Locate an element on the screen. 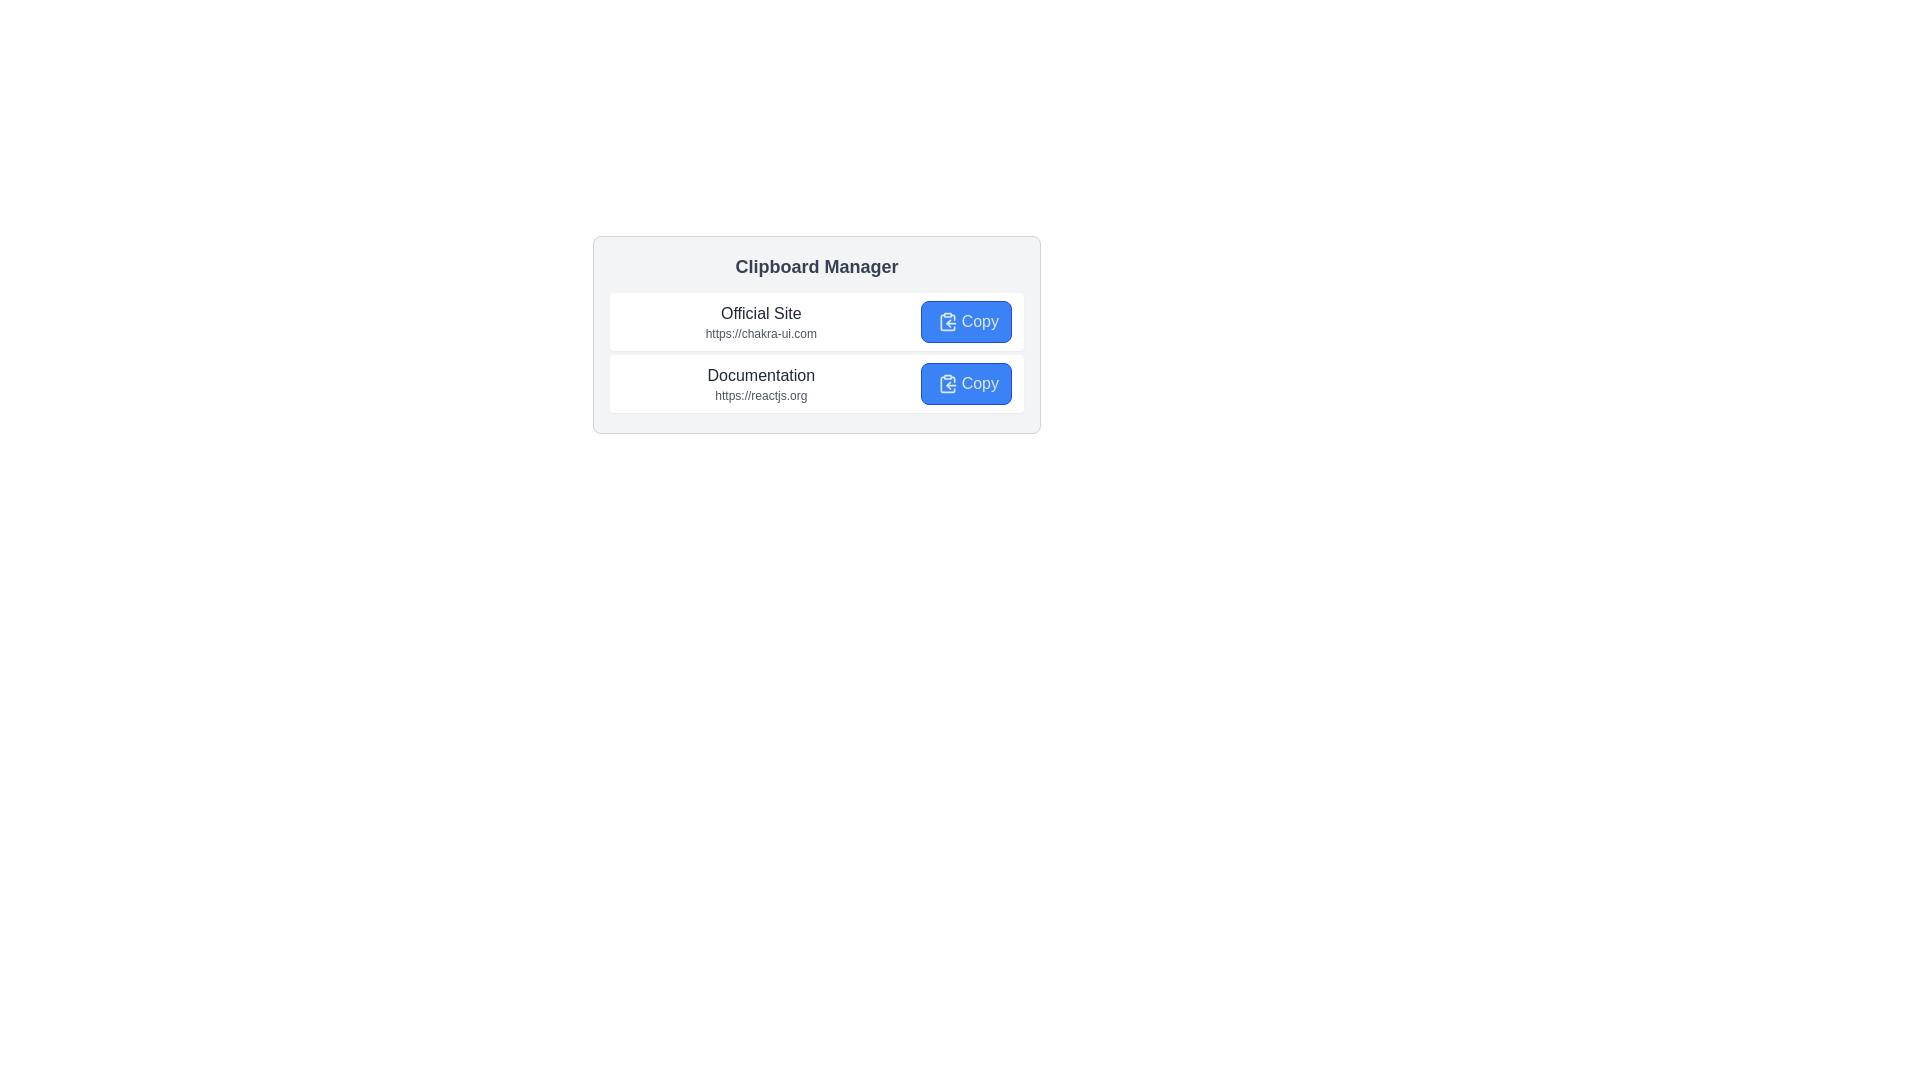 This screenshot has width=1920, height=1080. text content of the second card in the vertical list, which contains information about documentation and a 'Copy' button is located at coordinates (816, 384).